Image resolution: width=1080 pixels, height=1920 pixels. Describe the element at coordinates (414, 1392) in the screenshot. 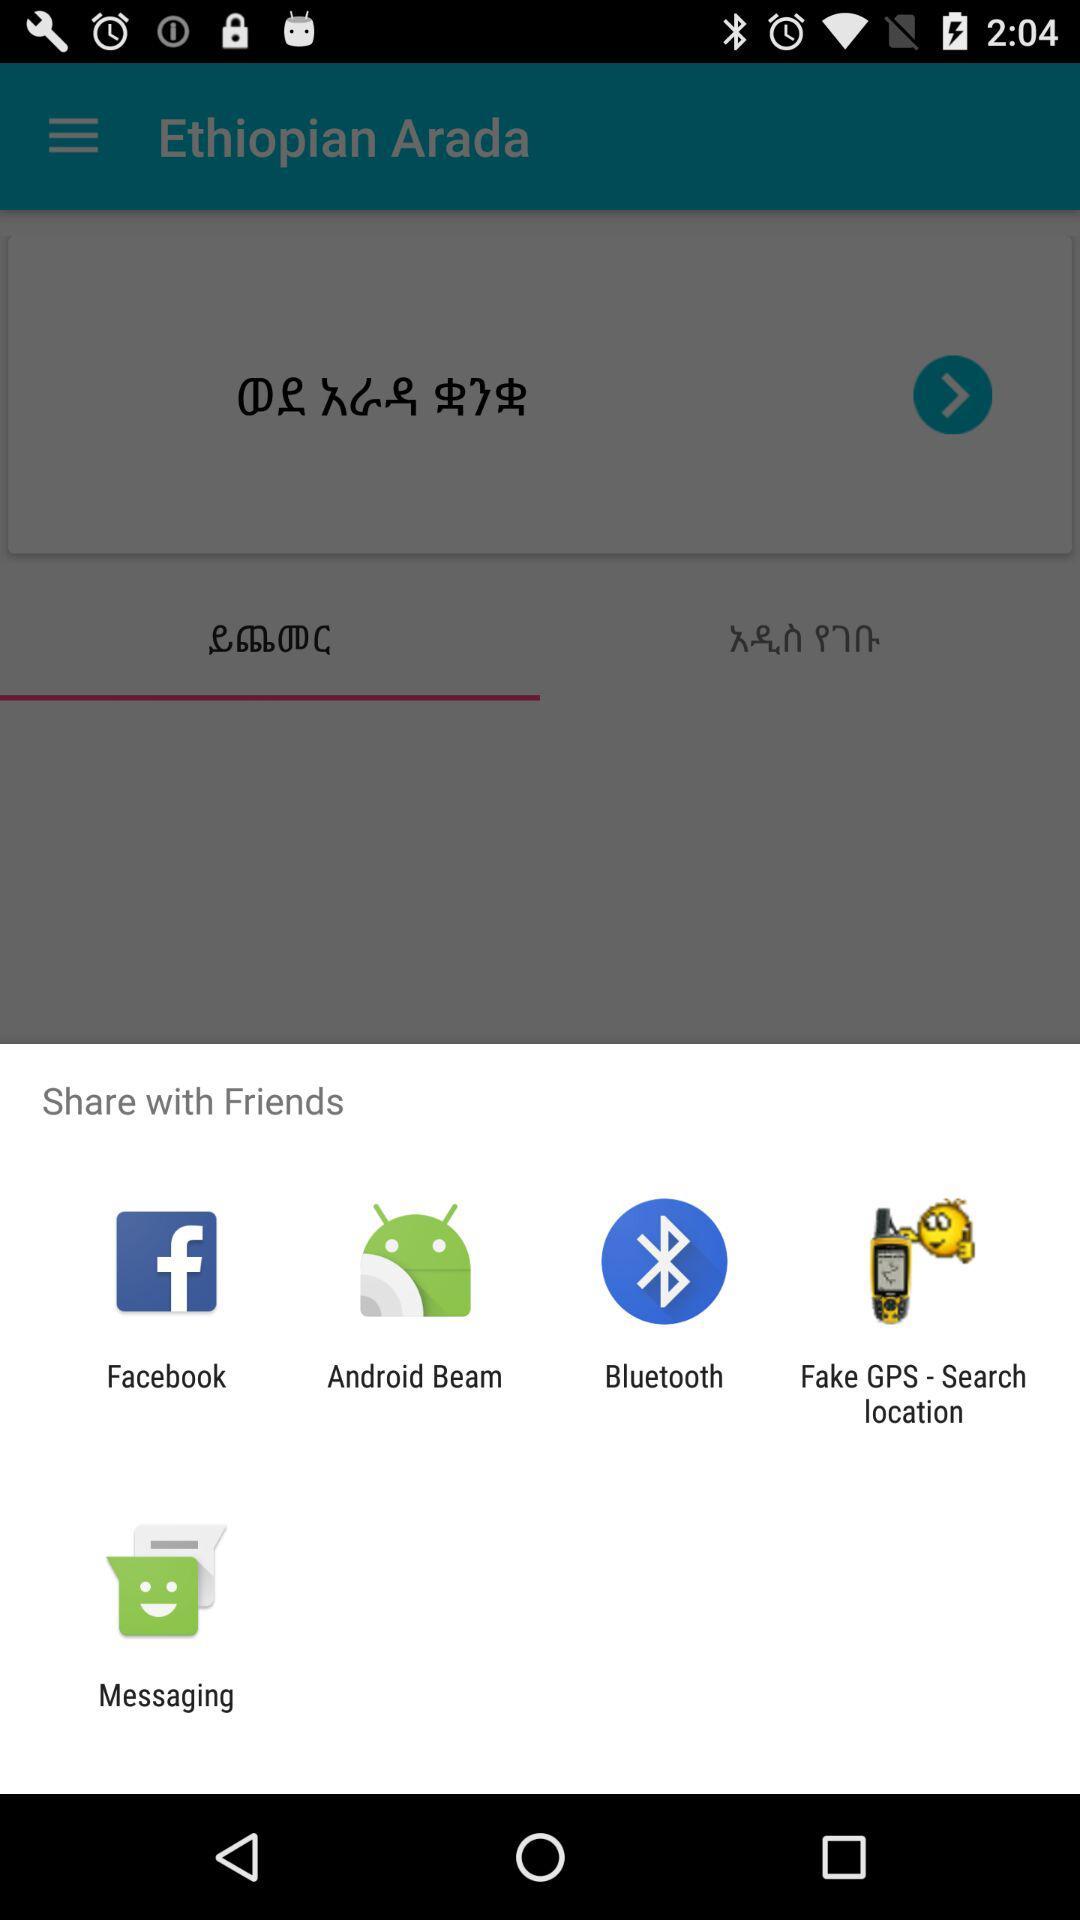

I see `the android beam icon` at that location.